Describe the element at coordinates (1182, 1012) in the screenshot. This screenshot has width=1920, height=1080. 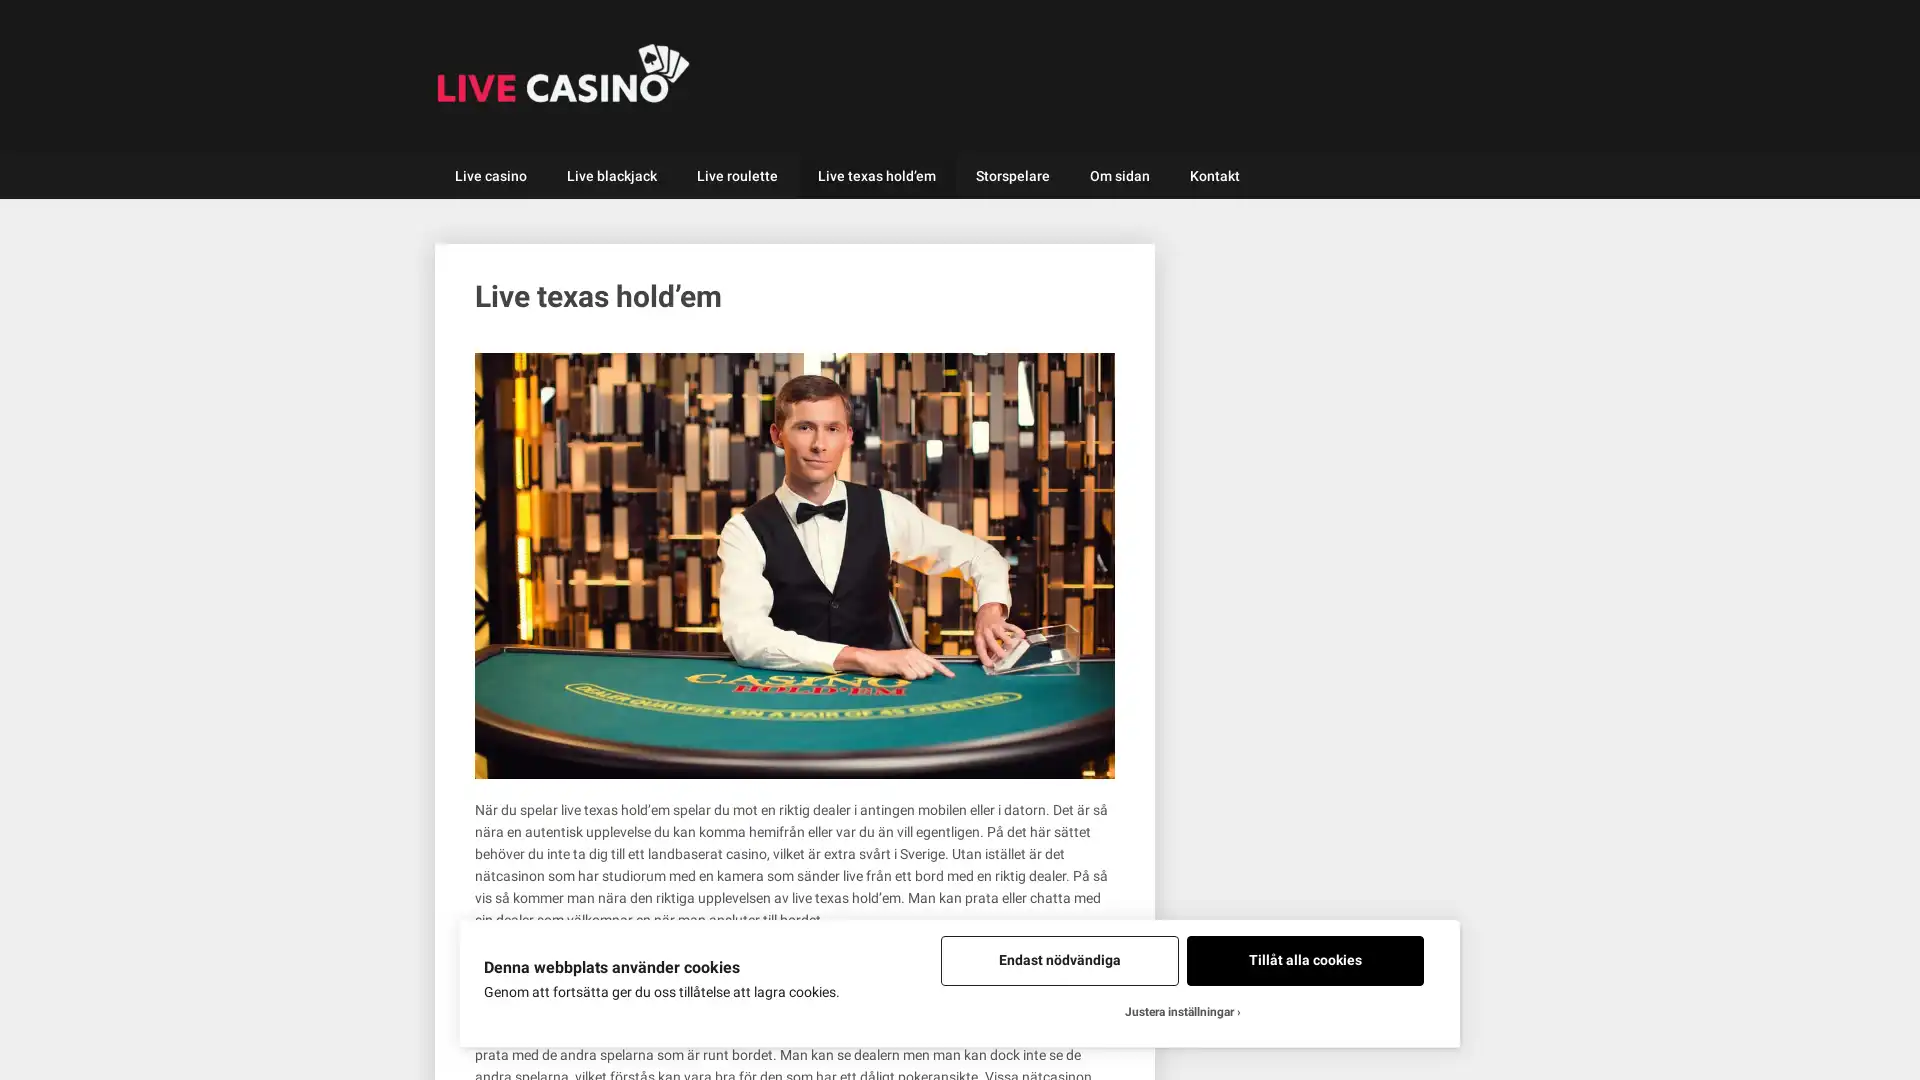
I see `Justera installningar` at that location.